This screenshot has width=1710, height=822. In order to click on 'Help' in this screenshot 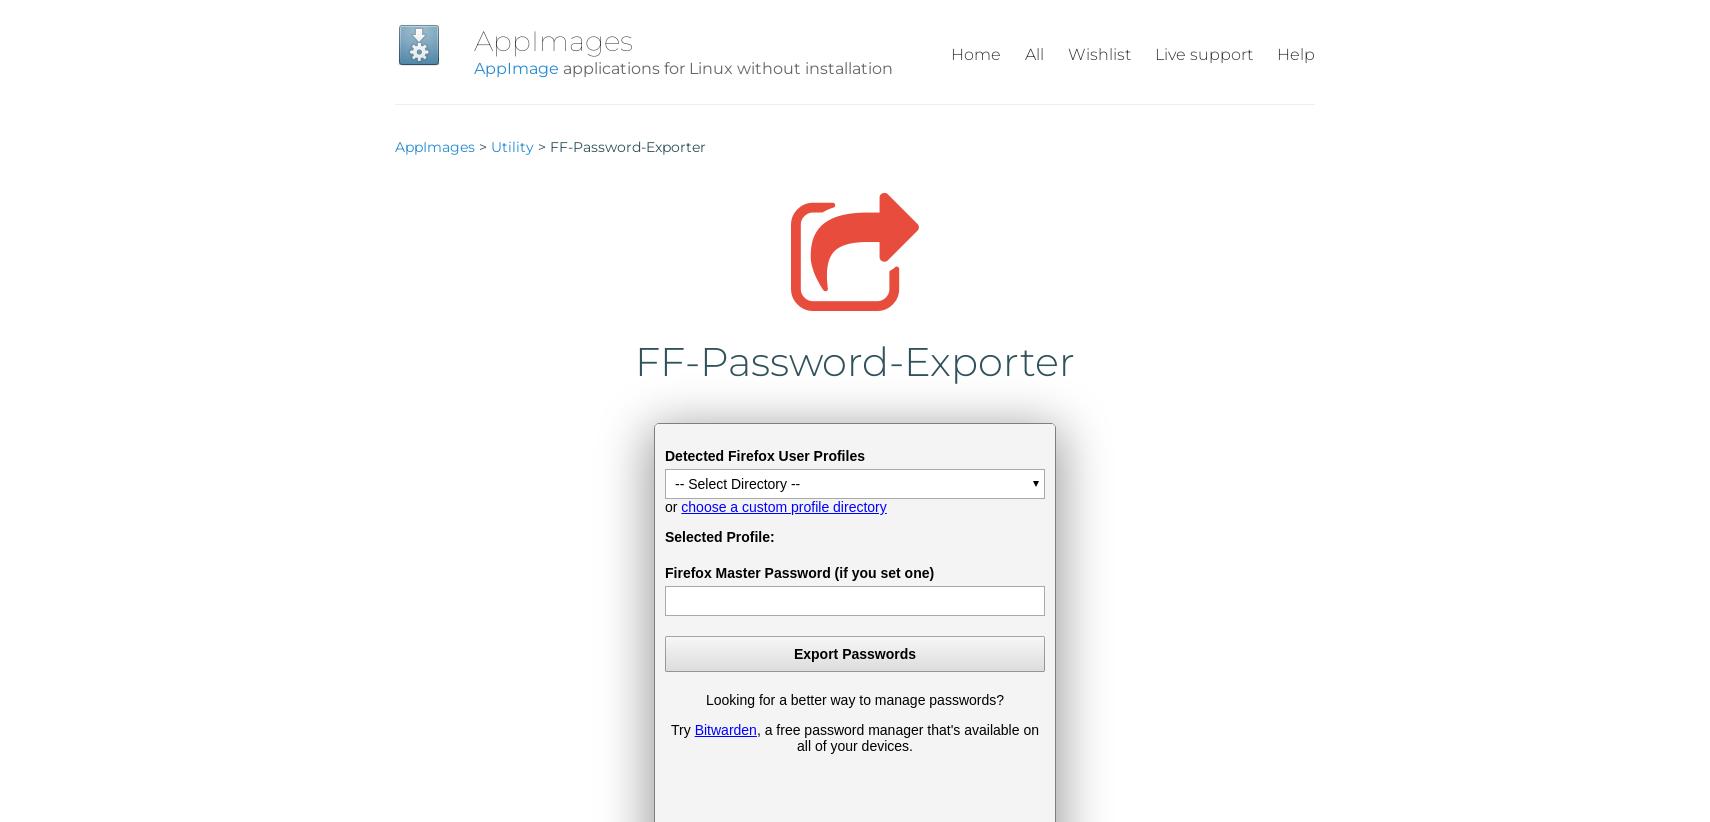, I will do `click(1296, 54)`.